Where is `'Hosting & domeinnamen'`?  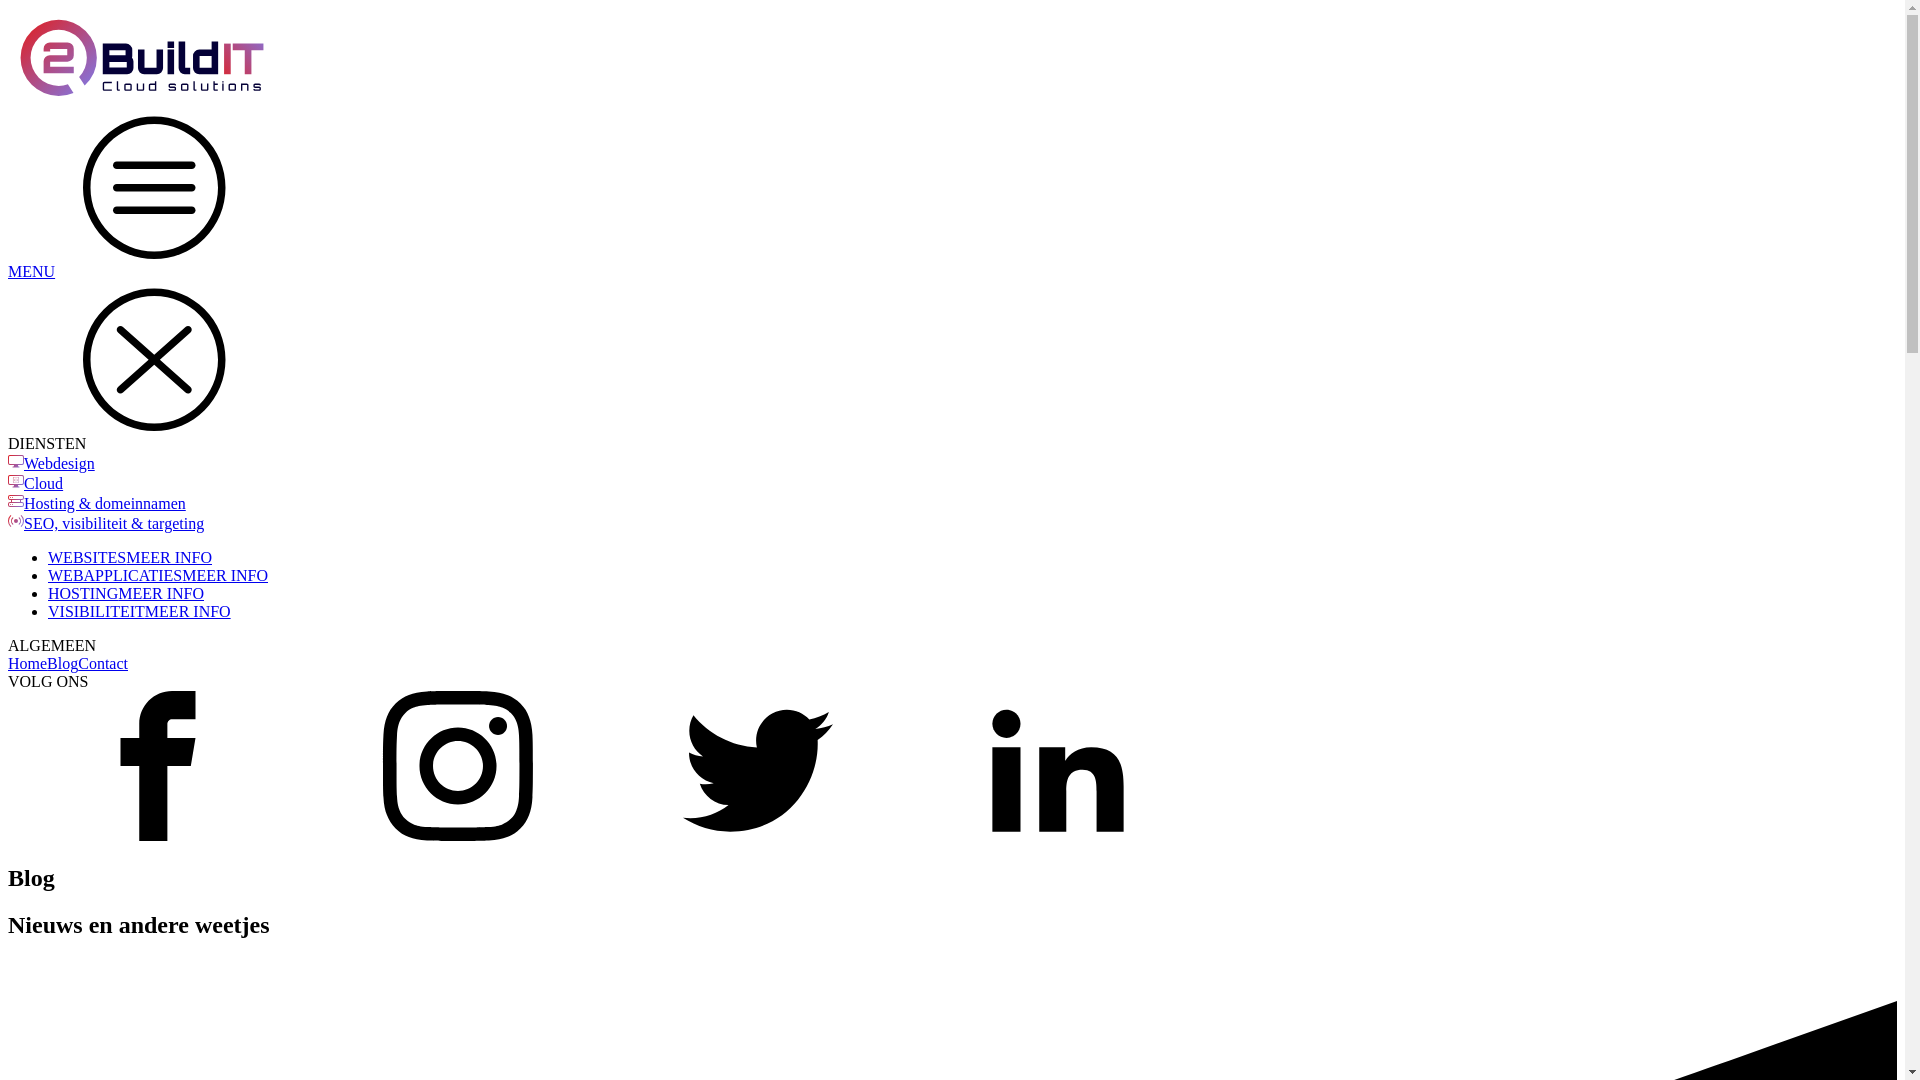
'Hosting & domeinnamen' is located at coordinates (104, 502).